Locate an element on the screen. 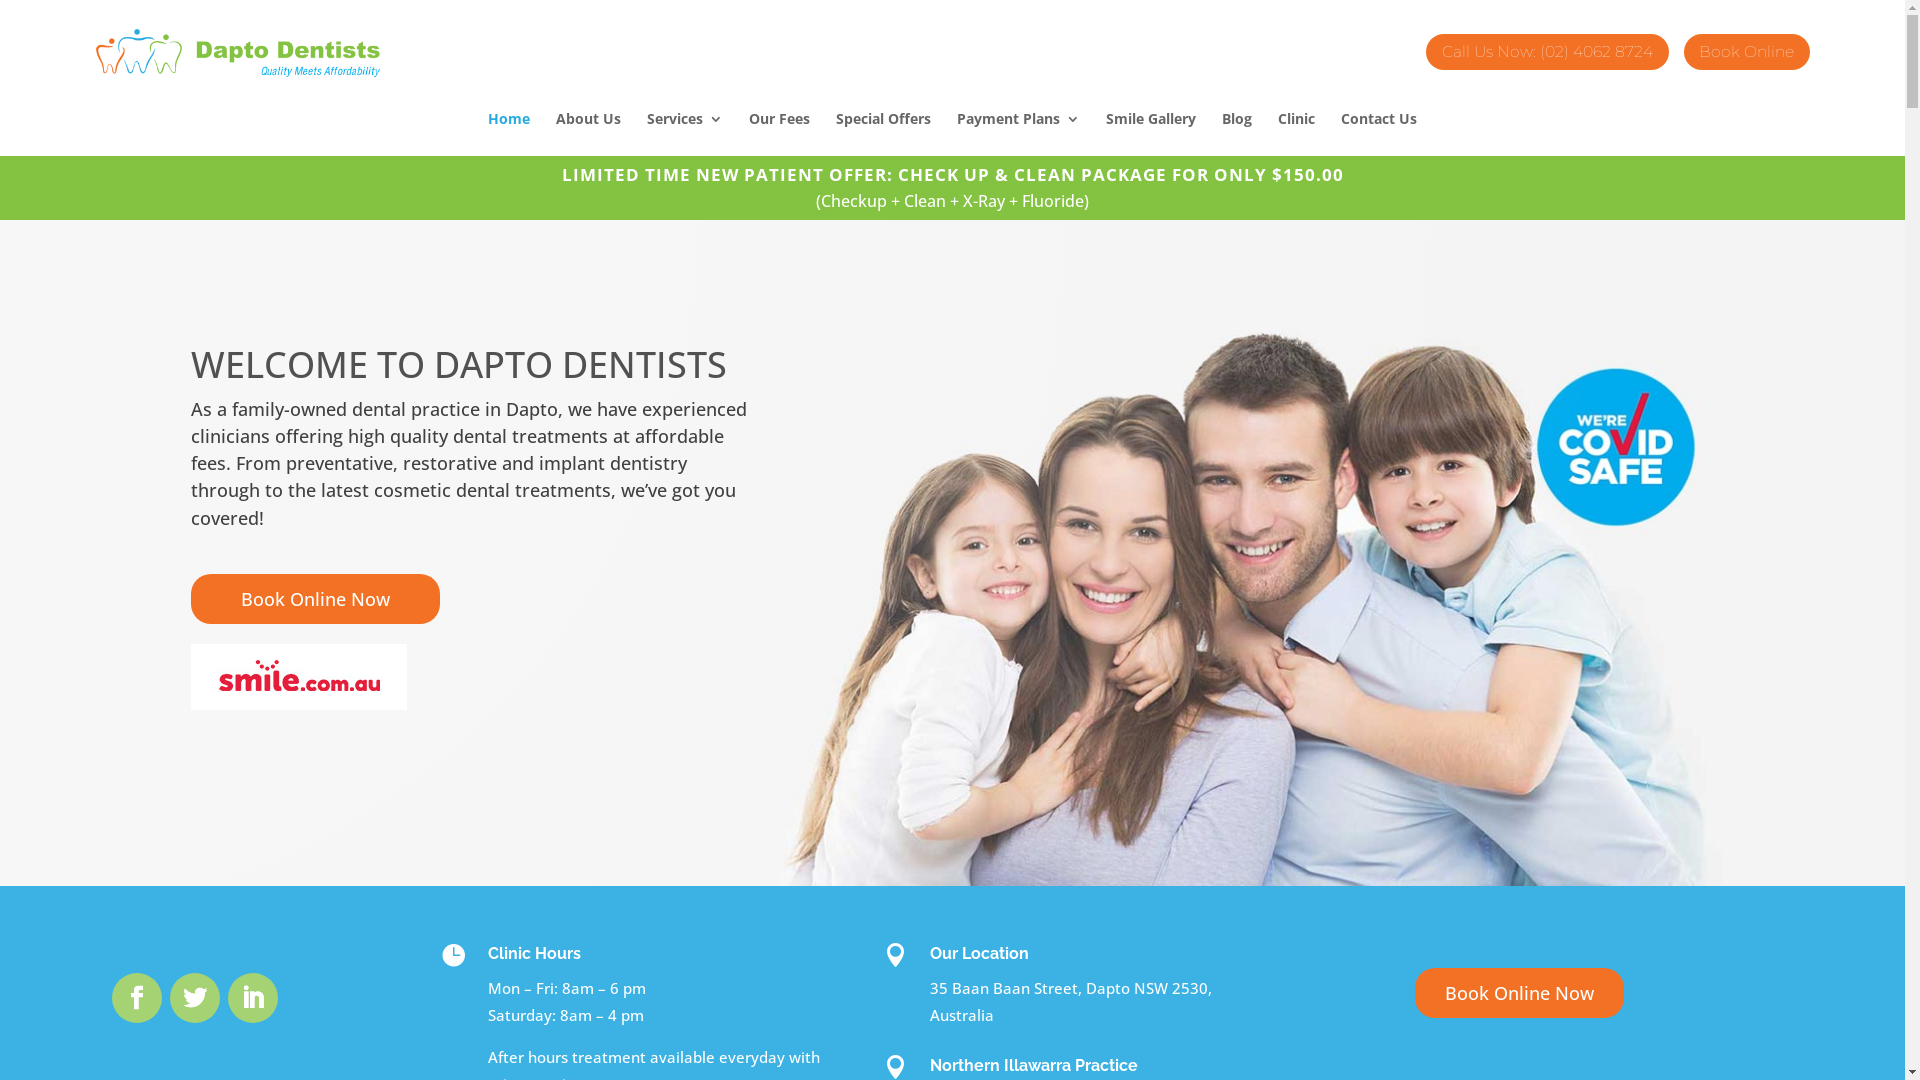  'Follow on Twitter' is located at coordinates (195, 996).